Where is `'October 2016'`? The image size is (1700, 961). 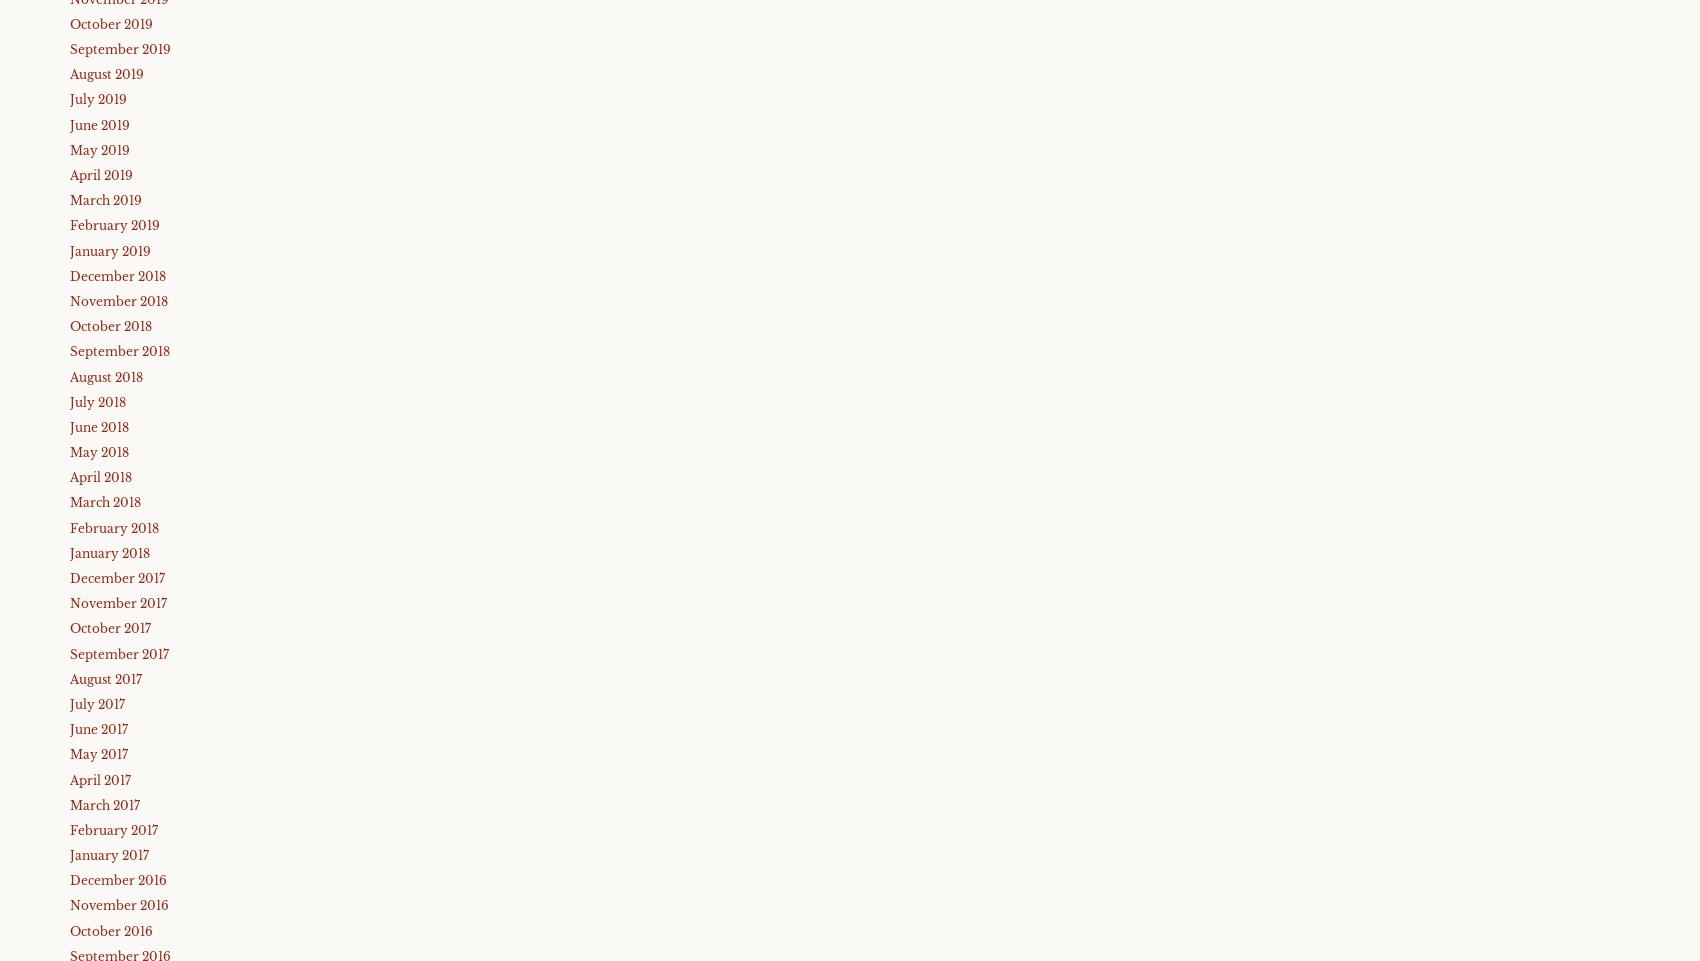
'October 2016' is located at coordinates (110, 930).